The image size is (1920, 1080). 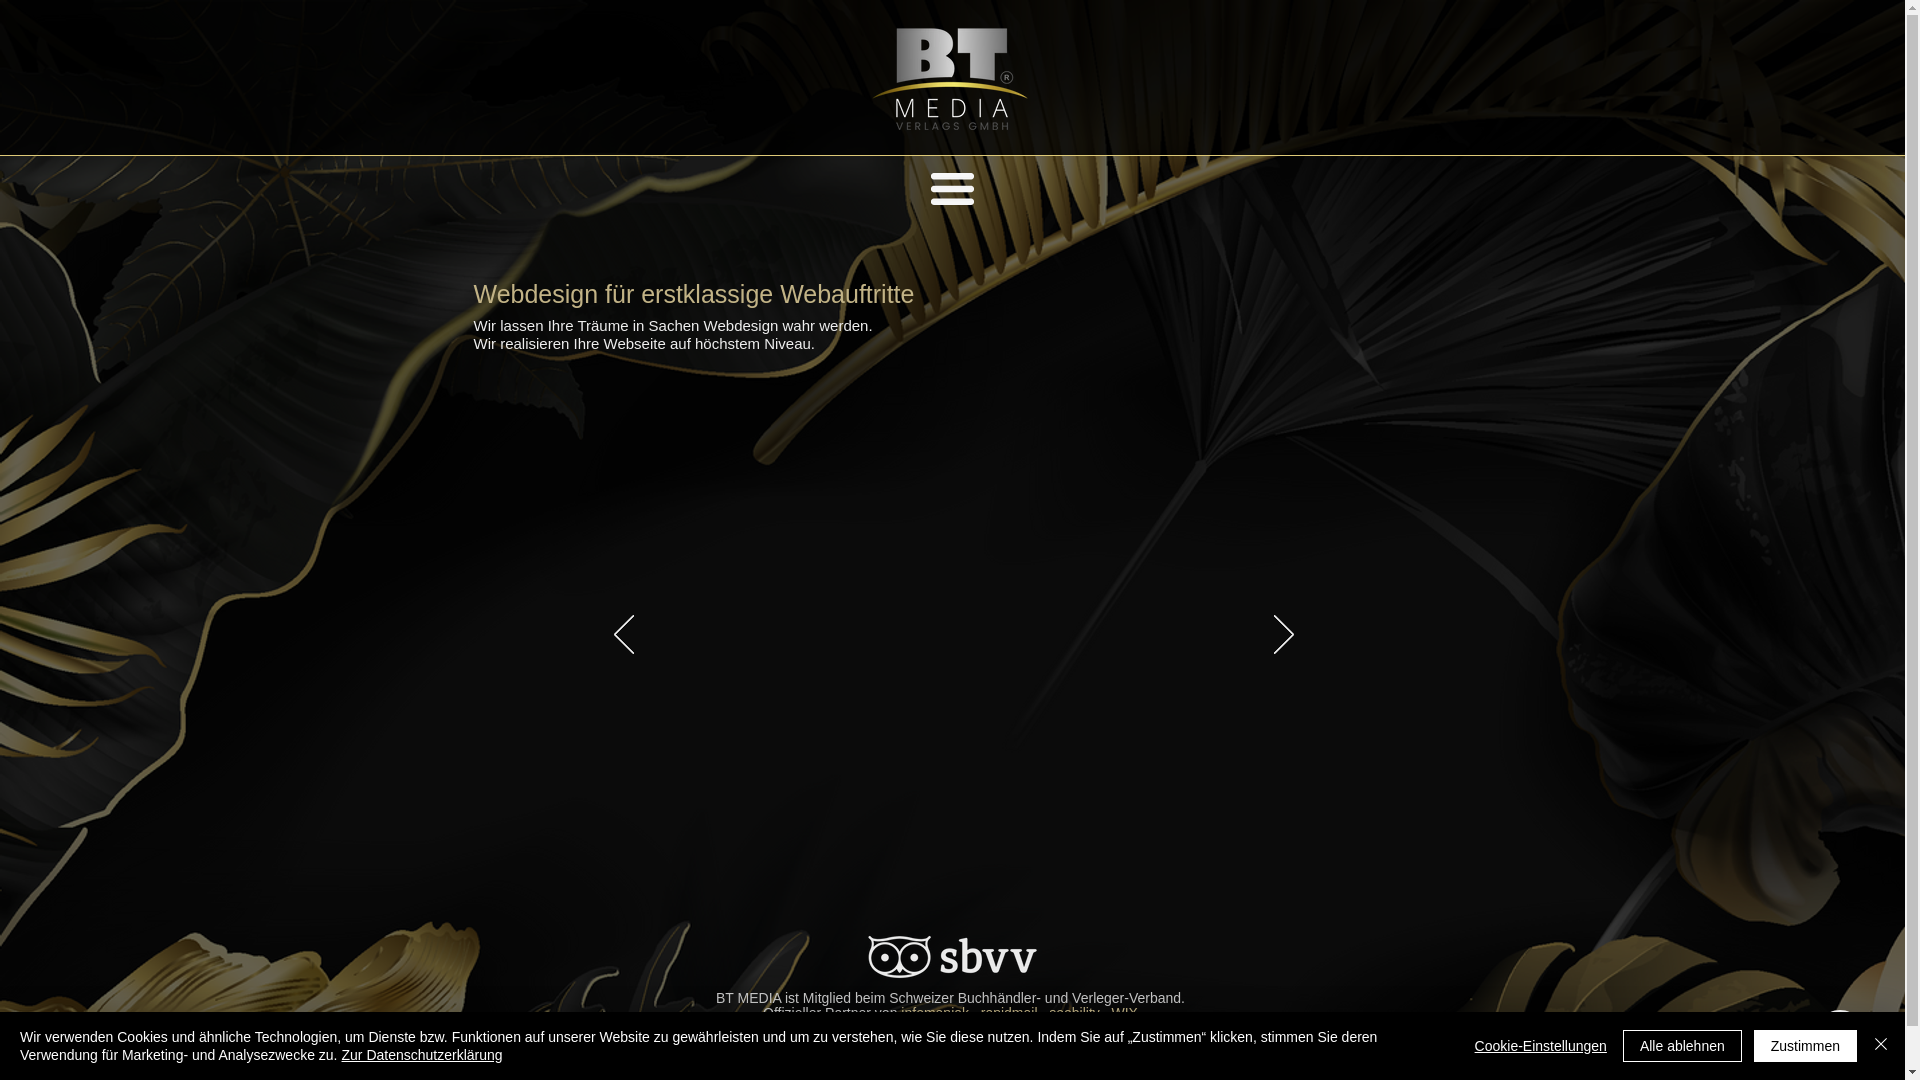 What do you see at coordinates (1752, 1044) in the screenshot?
I see `'Zustimmen'` at bounding box center [1752, 1044].